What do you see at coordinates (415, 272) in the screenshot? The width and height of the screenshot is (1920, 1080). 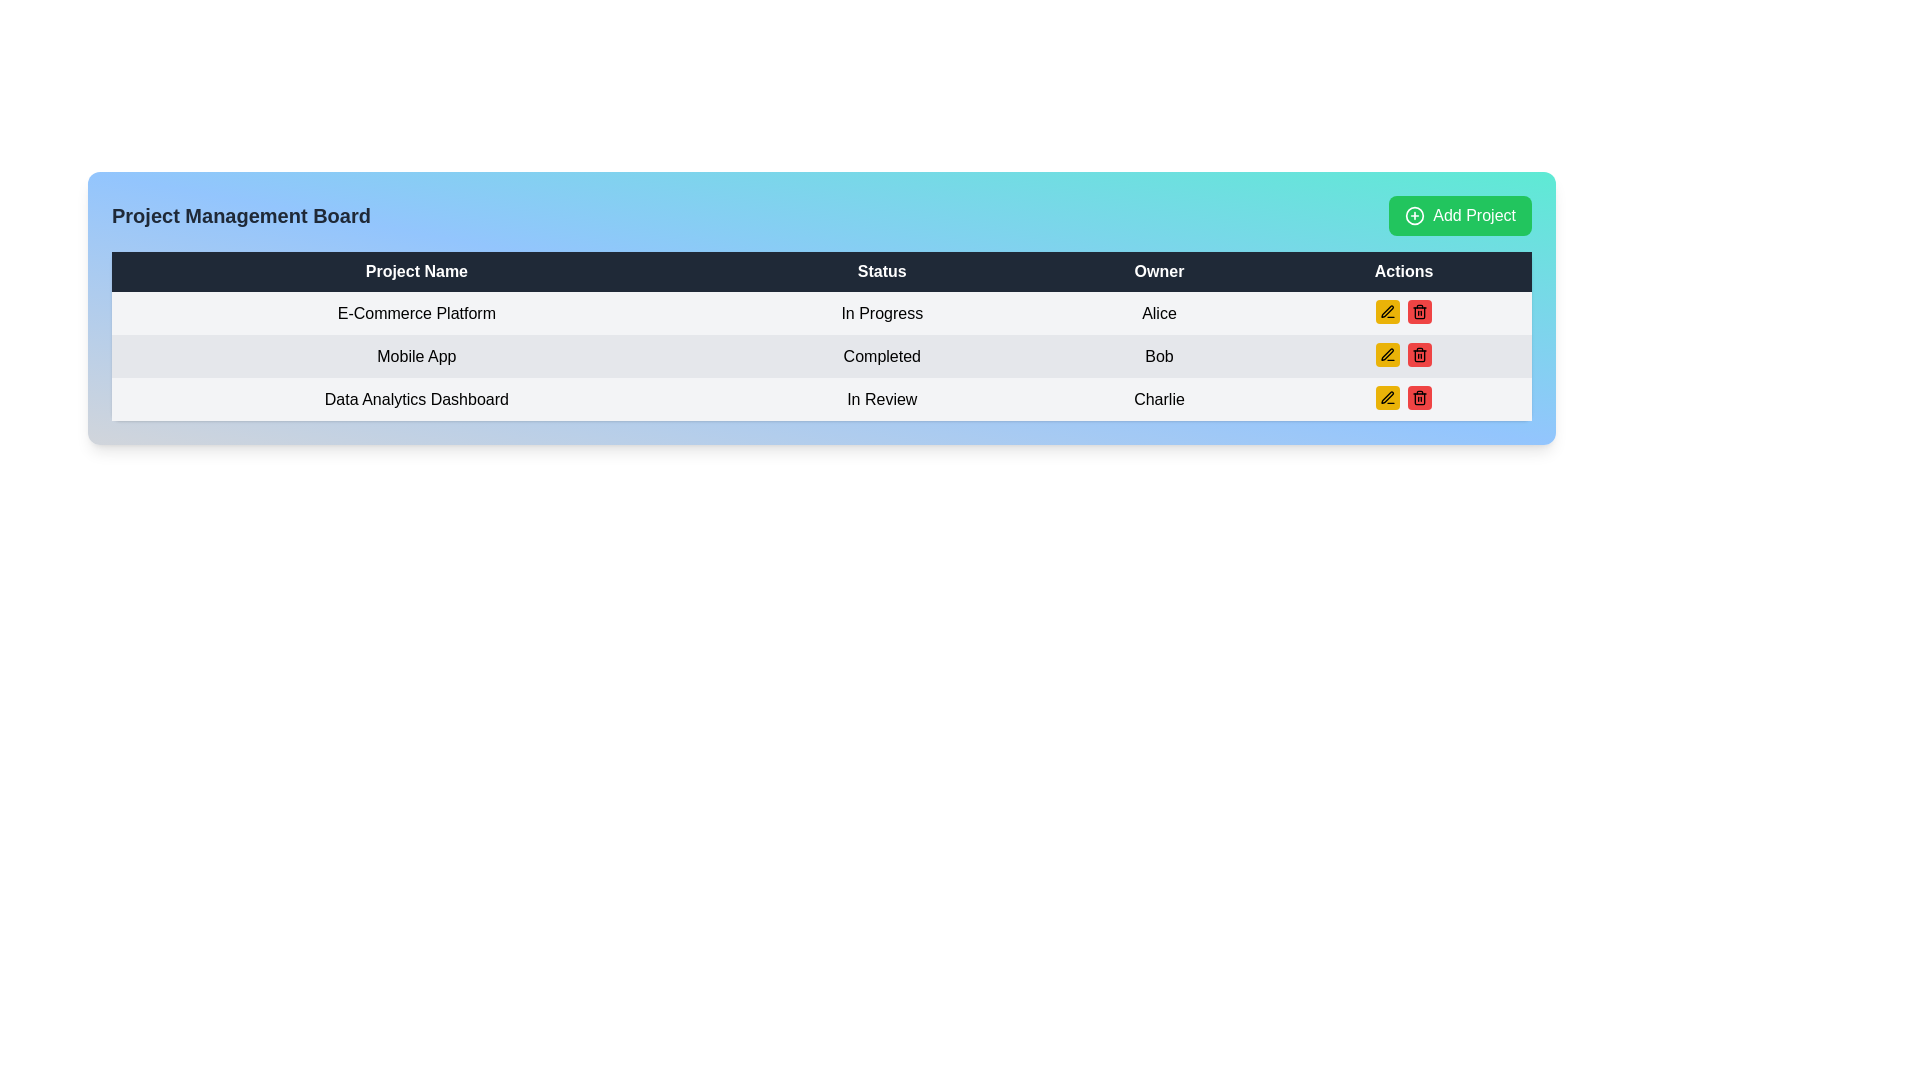 I see `the 'Project Name' text label, which is the first column header in a table with a dark blue background and bold white text` at bounding box center [415, 272].